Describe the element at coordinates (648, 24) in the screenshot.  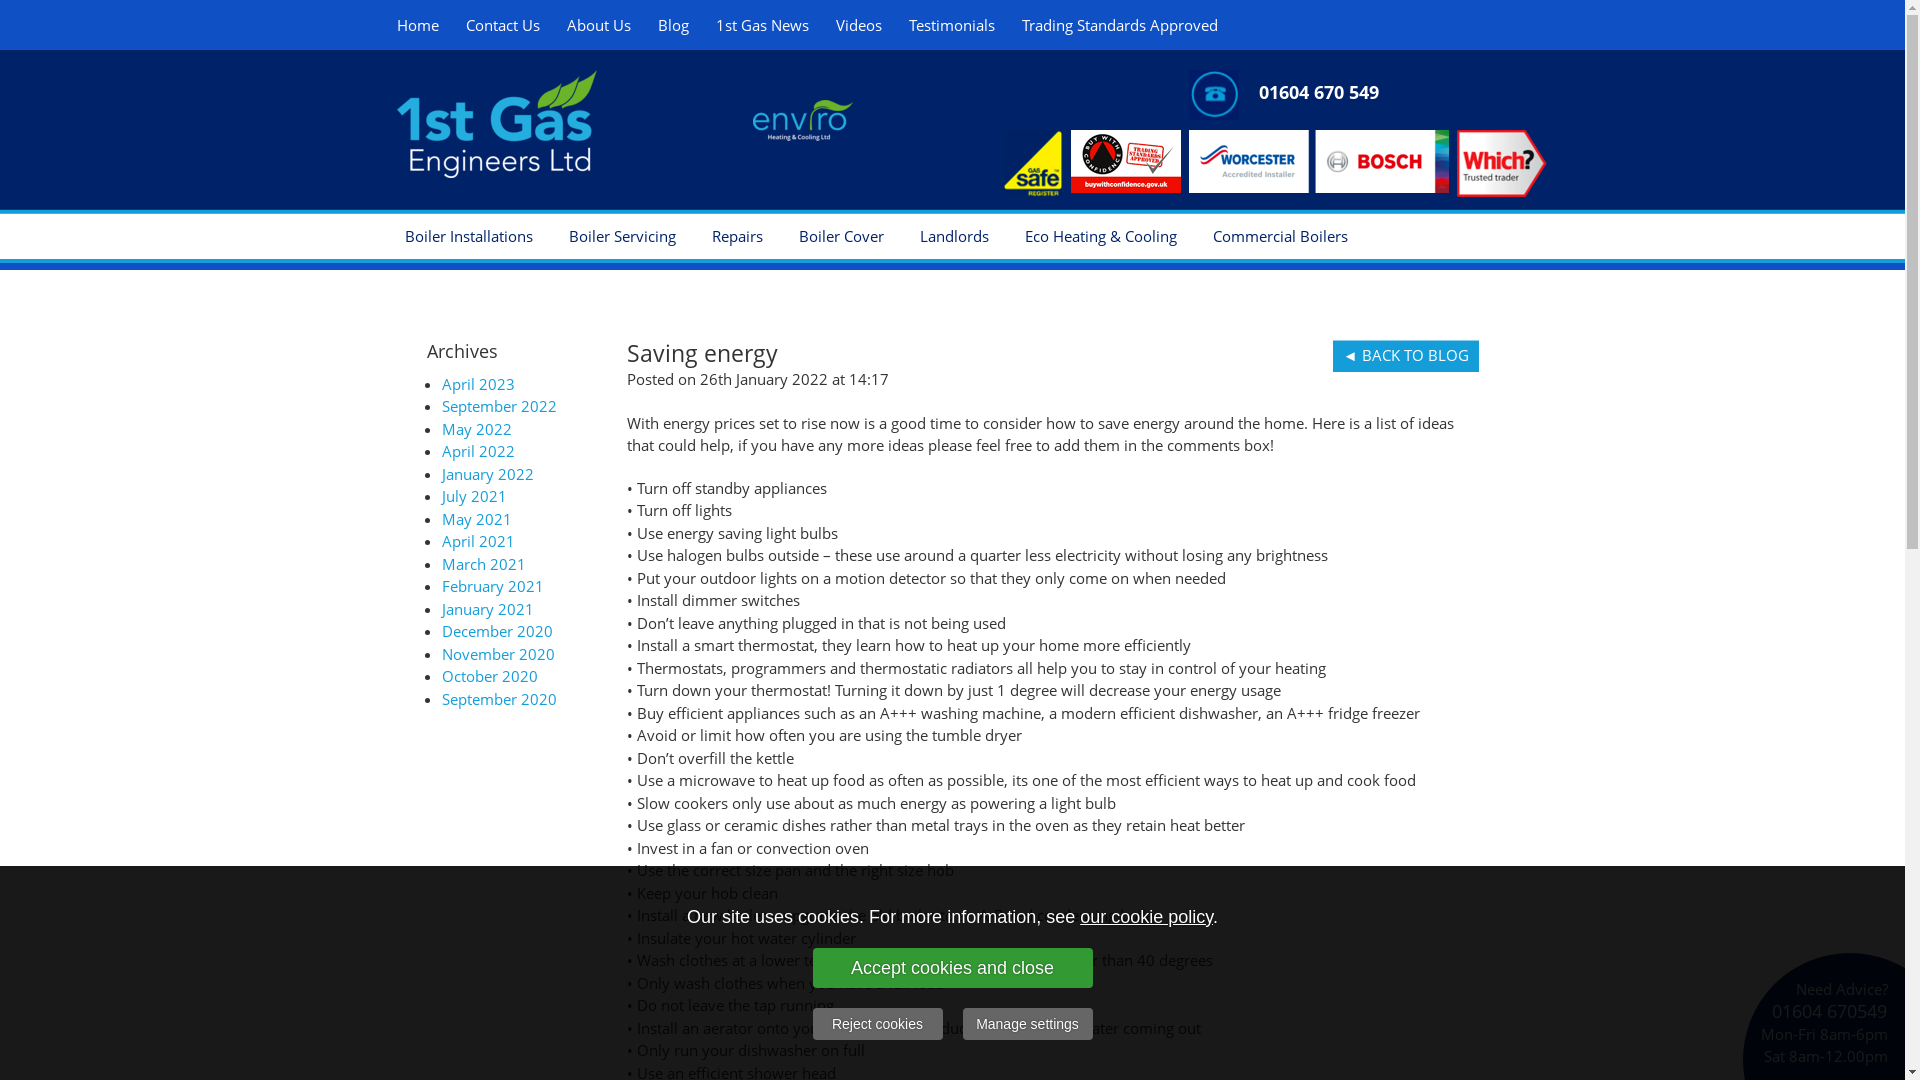
I see `'Blog'` at that location.